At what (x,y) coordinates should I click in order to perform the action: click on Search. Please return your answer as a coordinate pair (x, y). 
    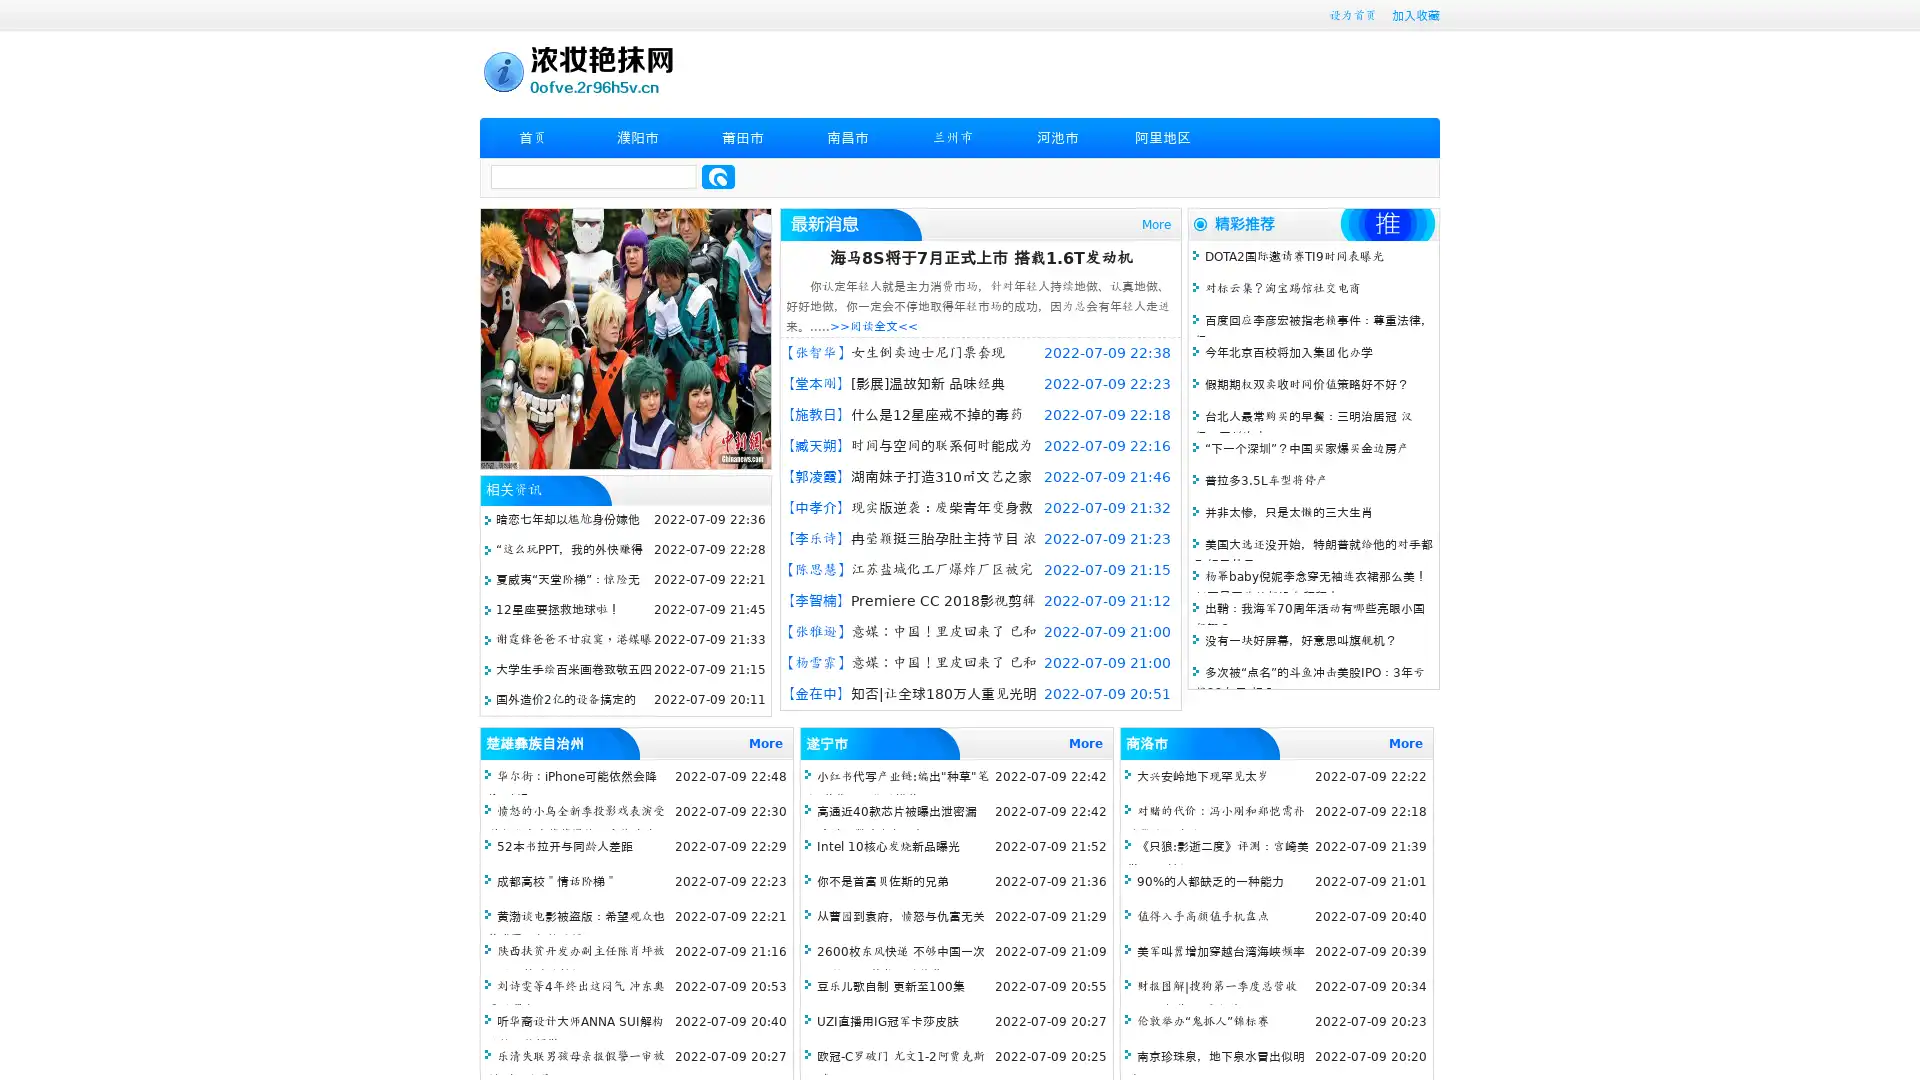
    Looking at the image, I should click on (718, 176).